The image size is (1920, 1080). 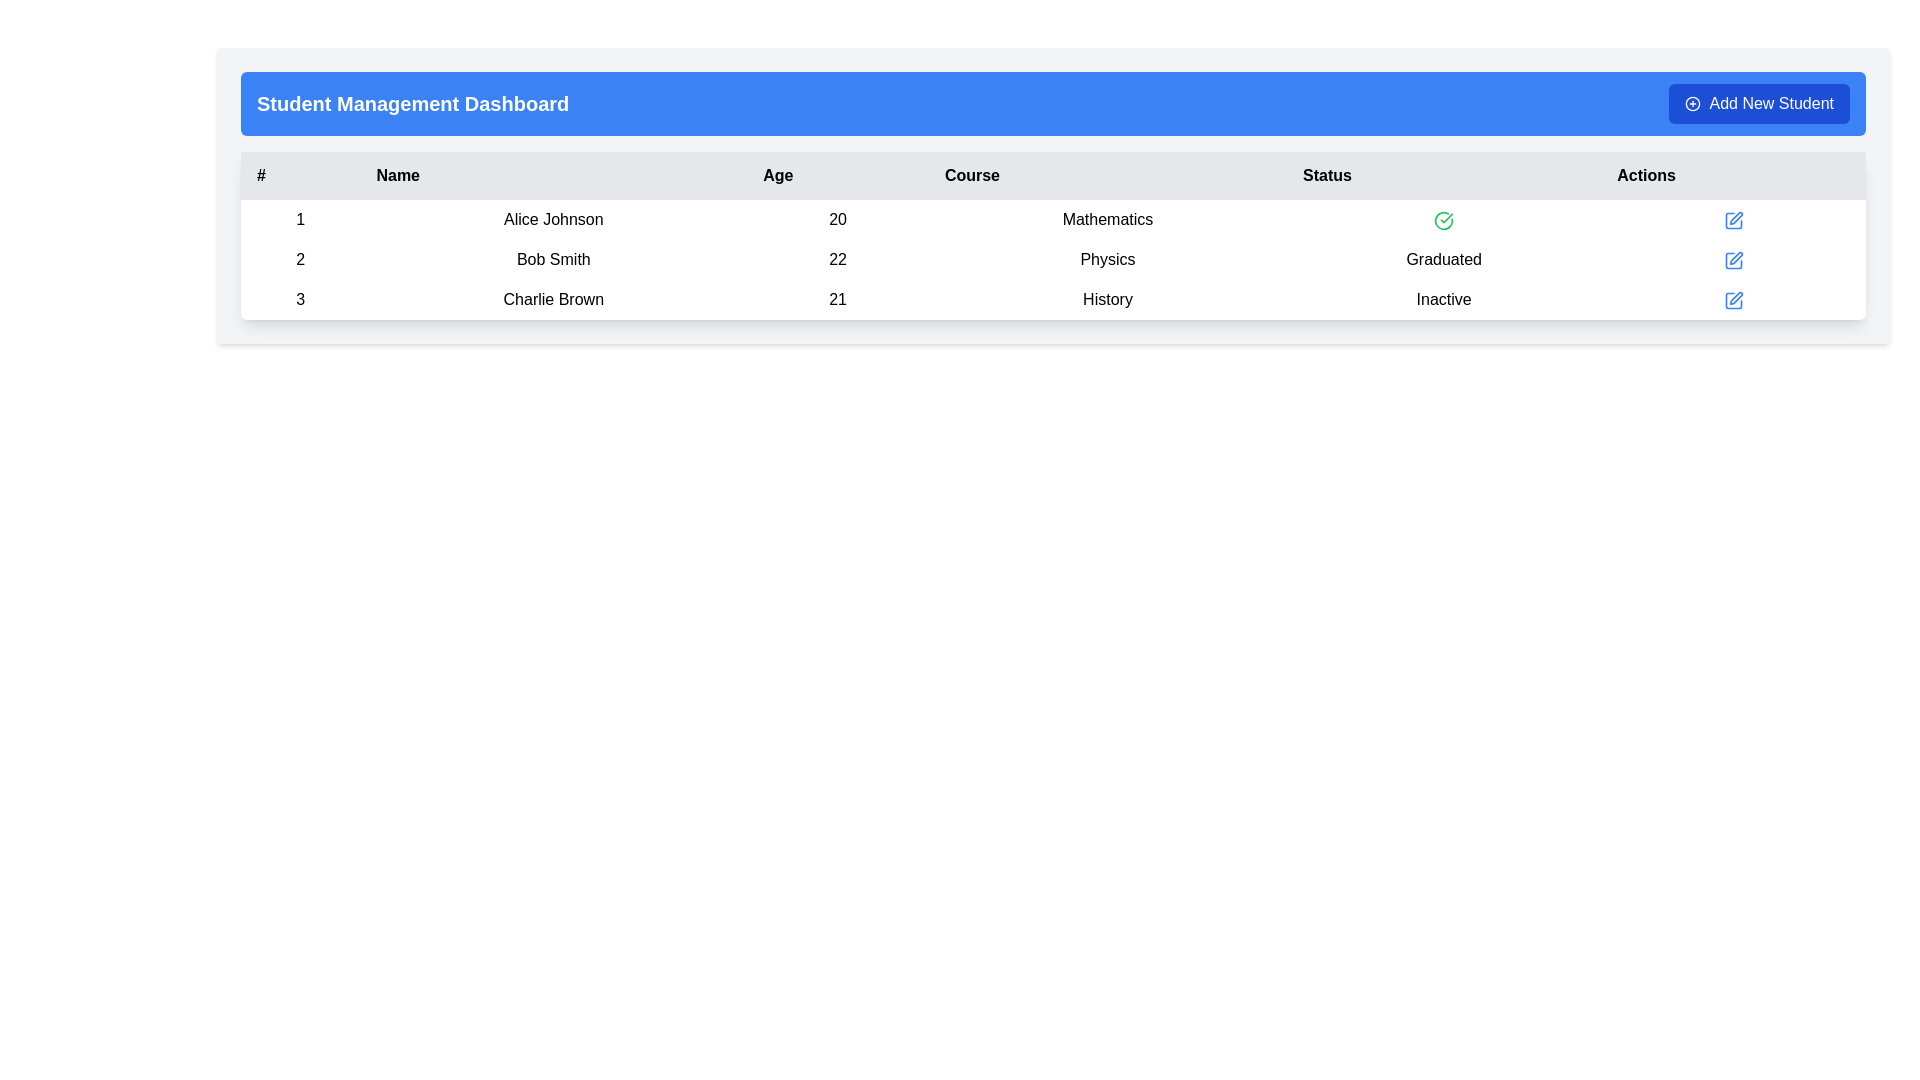 What do you see at coordinates (553, 300) in the screenshot?
I see `the 'Charlie Brown' text label located in the second column of the third row of the table, corresponding to the 'Name' field` at bounding box center [553, 300].